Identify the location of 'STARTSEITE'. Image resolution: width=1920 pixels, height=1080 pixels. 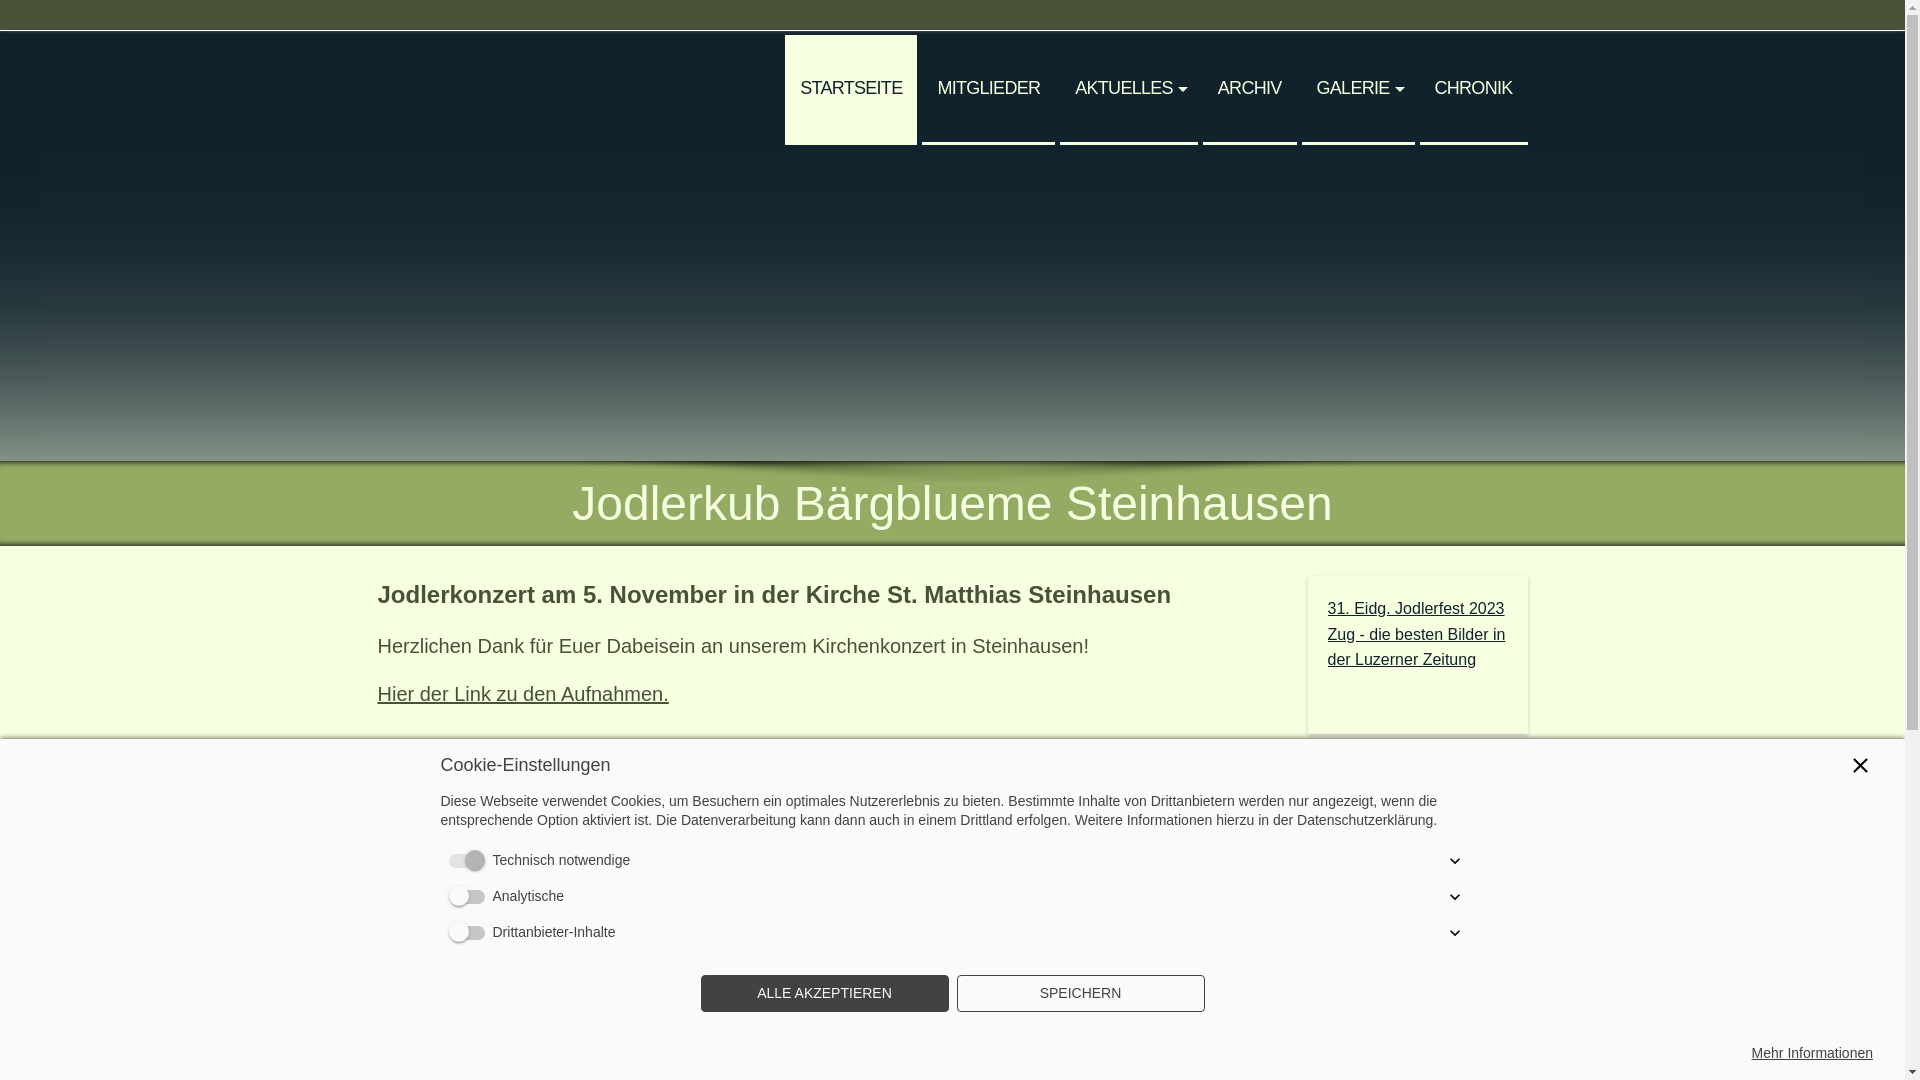
(850, 88).